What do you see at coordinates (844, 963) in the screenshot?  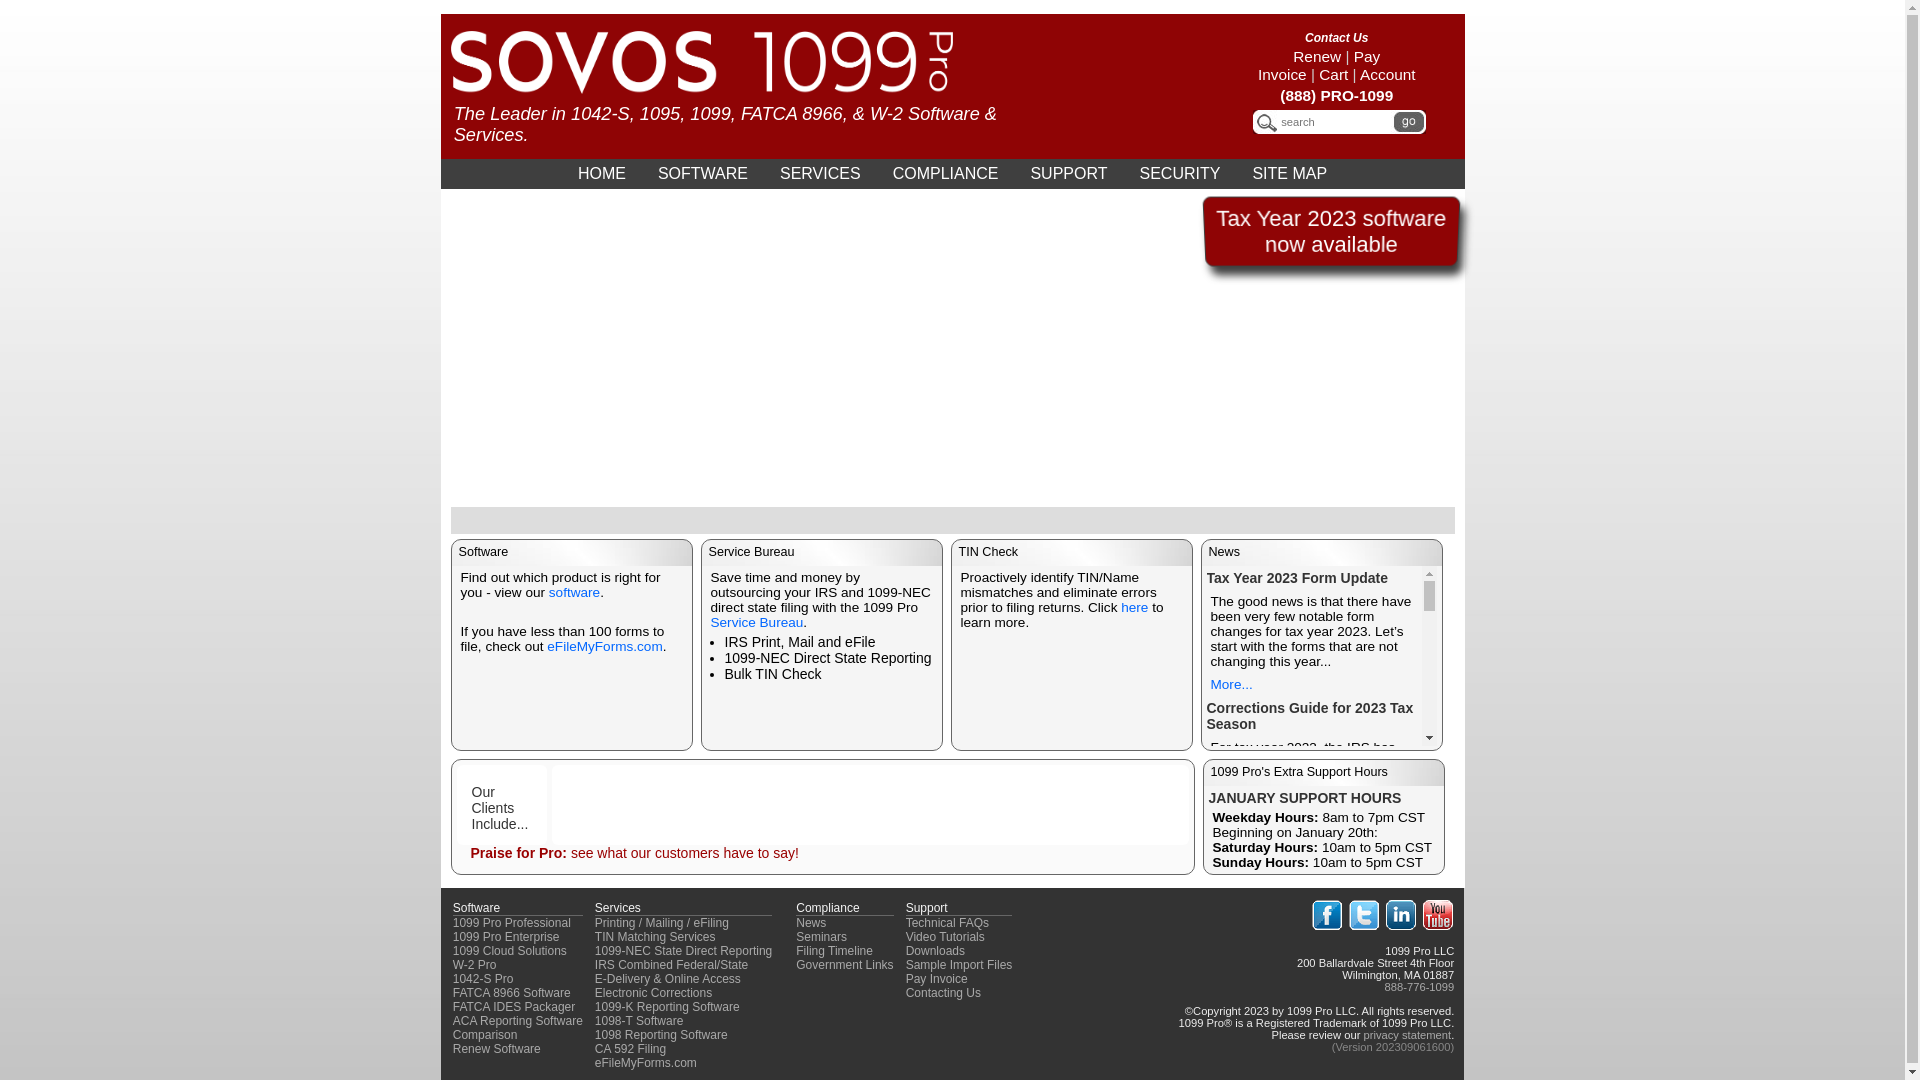 I see `'Government Links'` at bounding box center [844, 963].